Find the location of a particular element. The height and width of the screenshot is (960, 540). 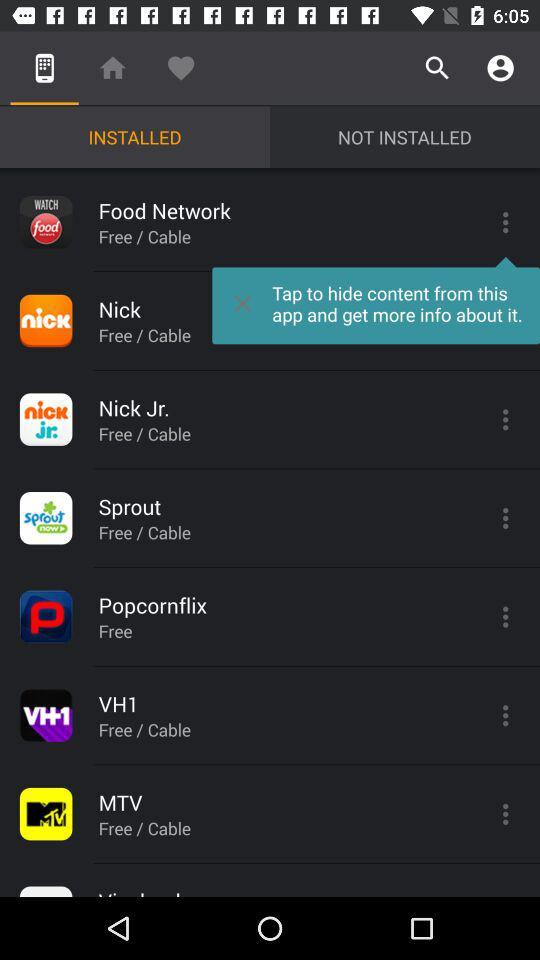

item next to free / cable is located at coordinates (376, 299).